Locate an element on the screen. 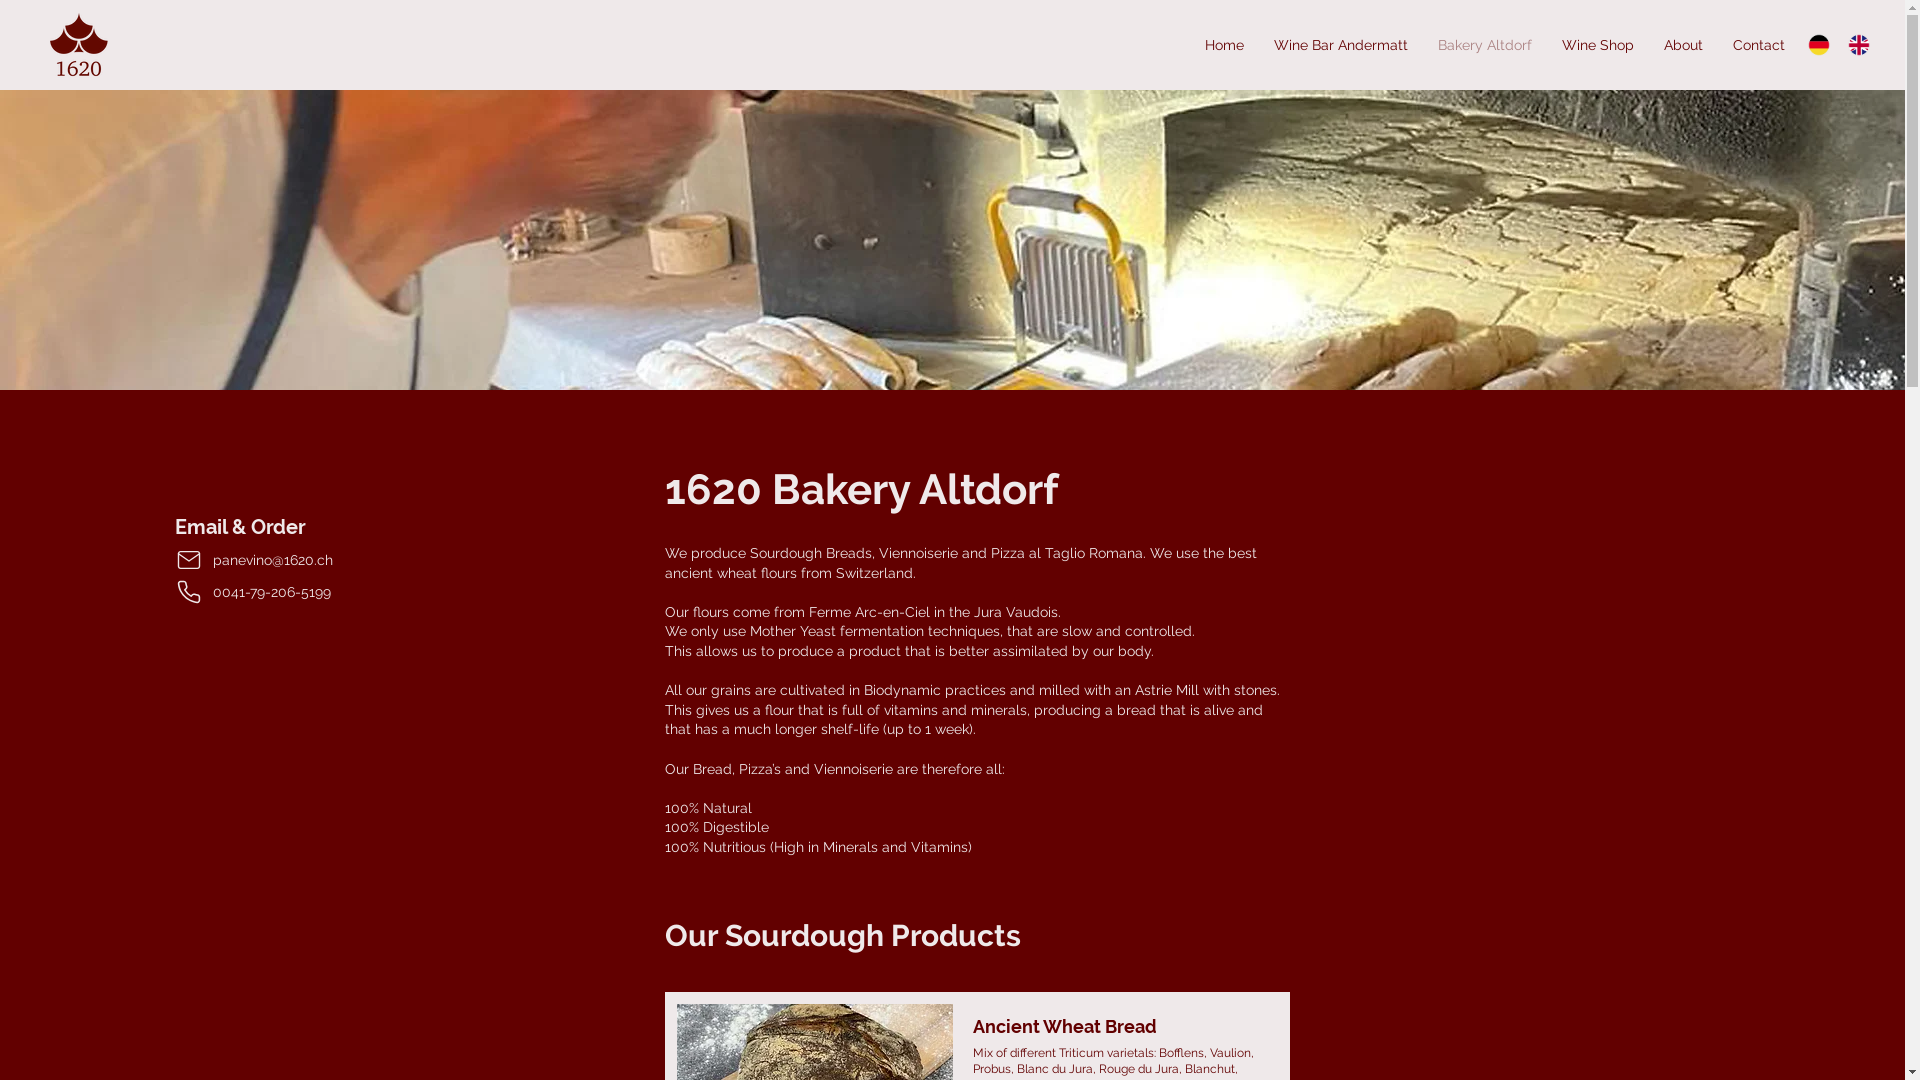 The height and width of the screenshot is (1080, 1920). 'Contact' is located at coordinates (1757, 45).